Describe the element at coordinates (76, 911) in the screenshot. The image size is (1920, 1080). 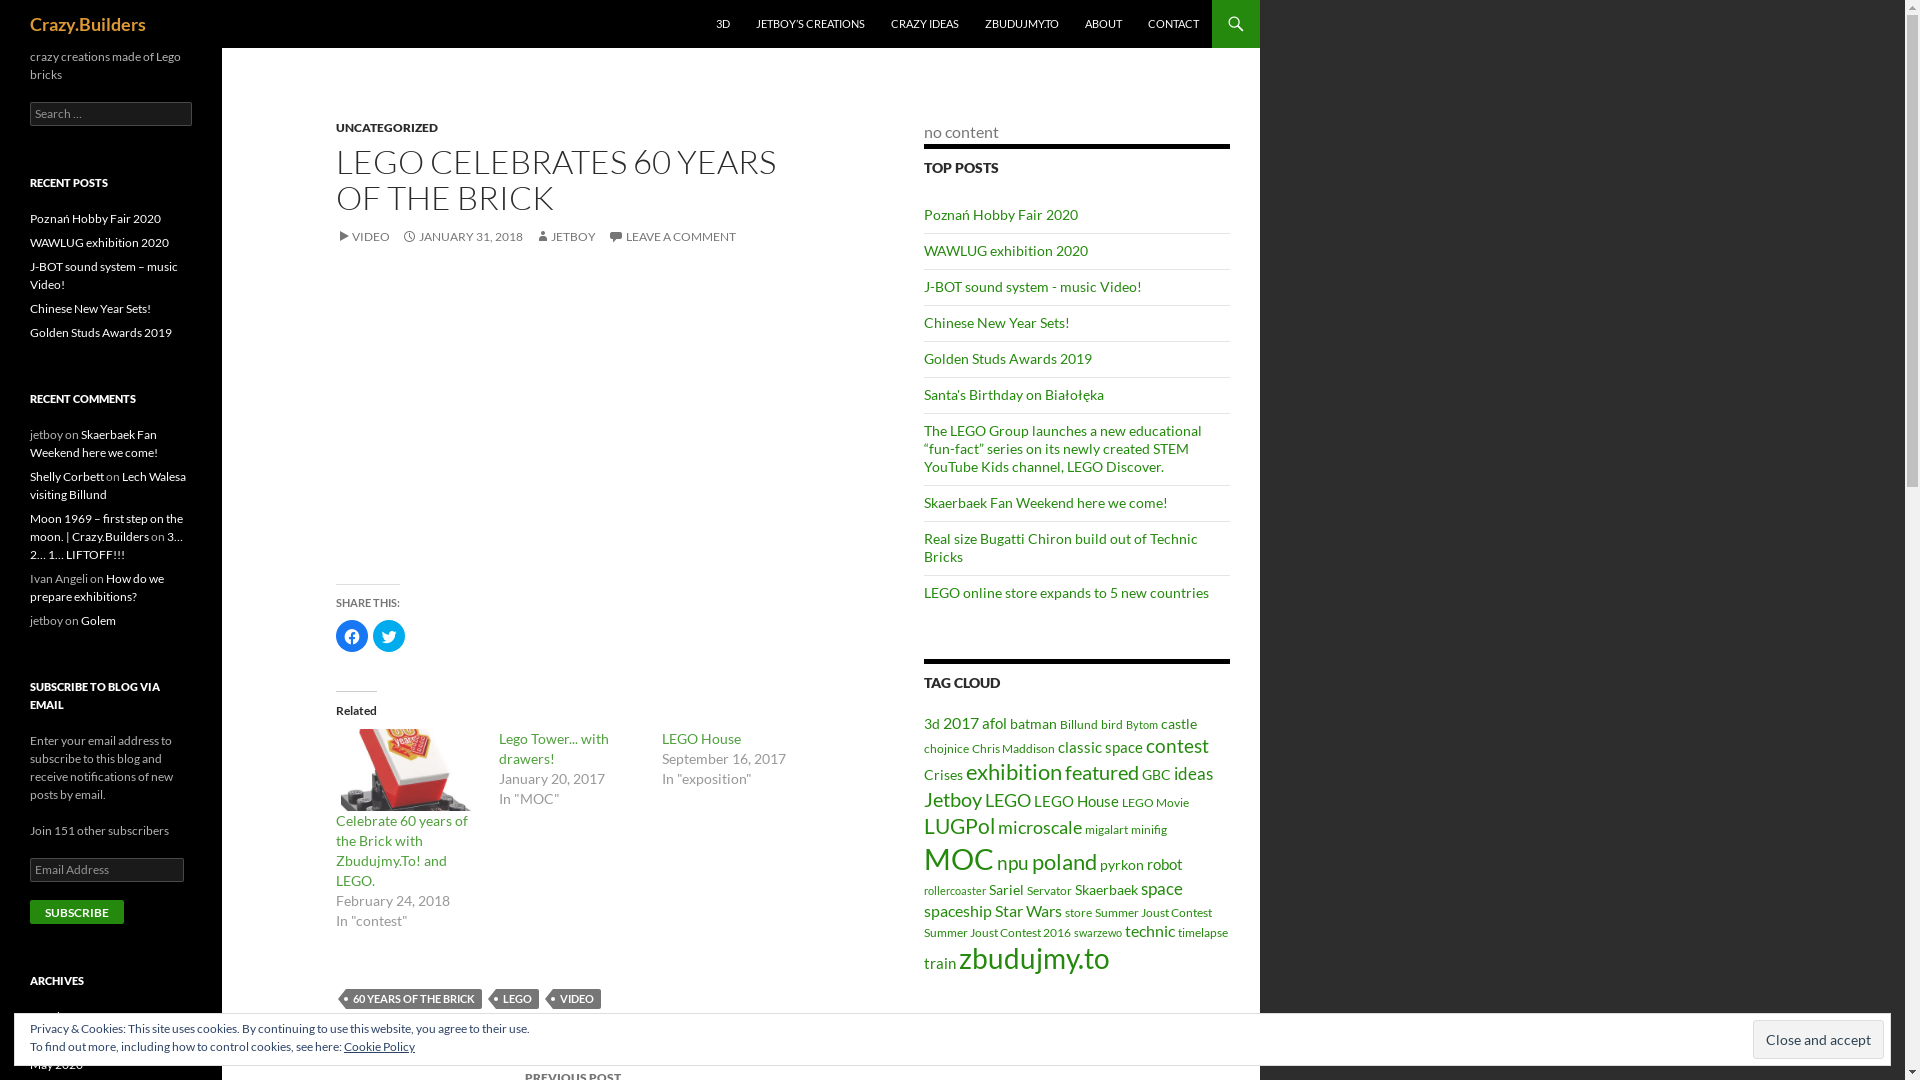
I see `'SUBSCRIBE'` at that location.